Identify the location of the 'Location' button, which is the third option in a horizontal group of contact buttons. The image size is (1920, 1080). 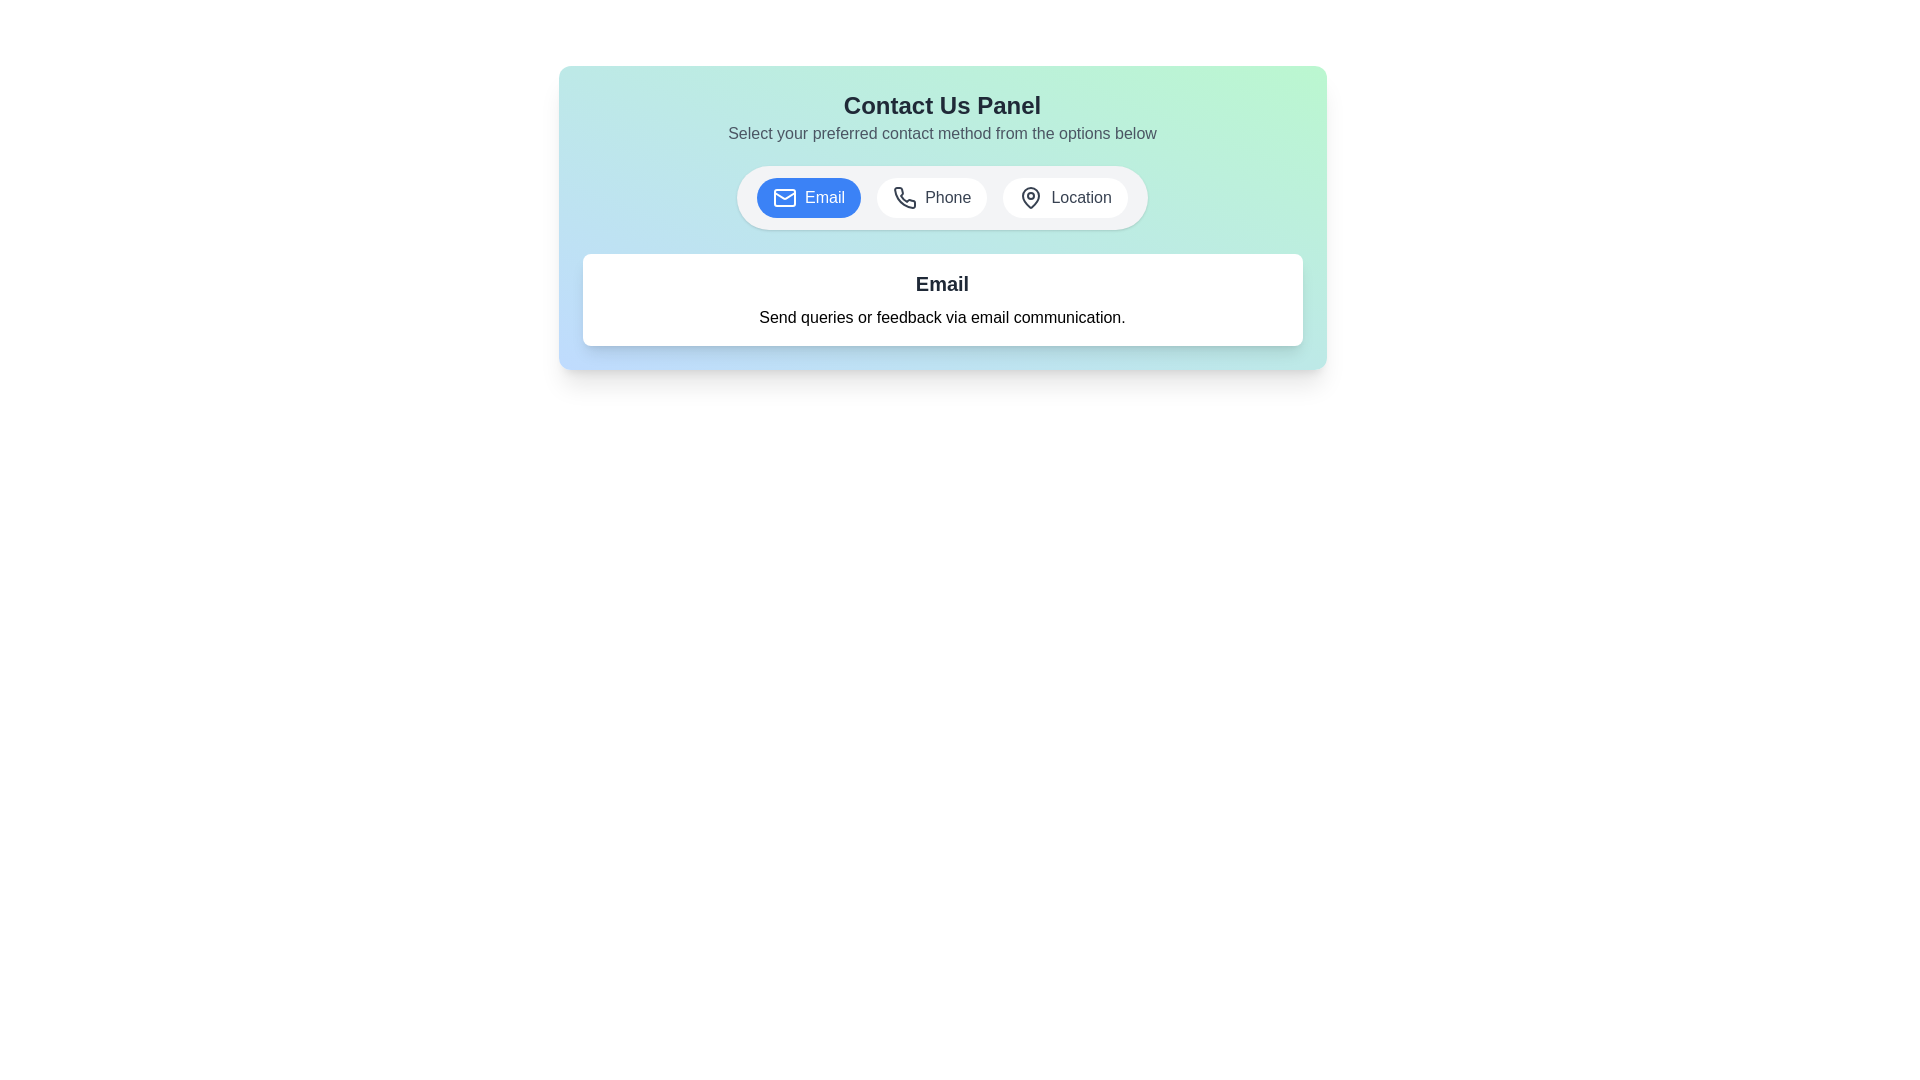
(1031, 197).